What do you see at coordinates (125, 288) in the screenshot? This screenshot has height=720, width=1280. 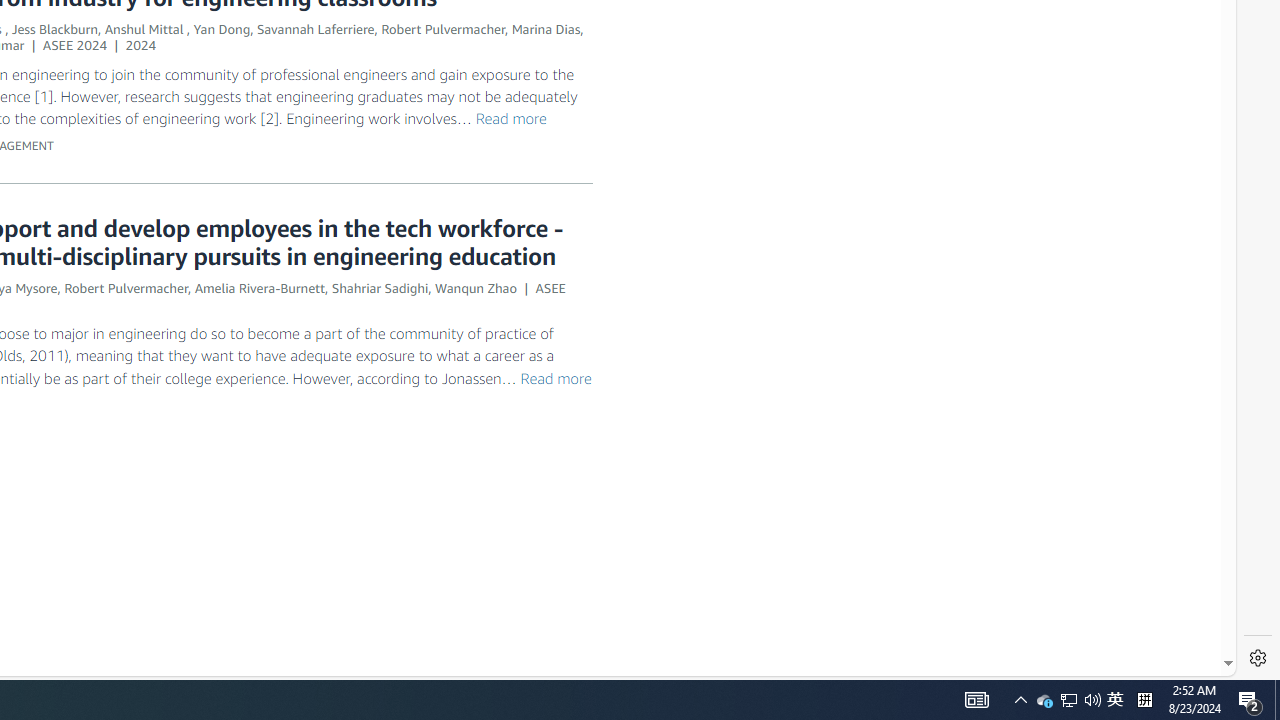 I see `'Robert Pulvermacher'` at bounding box center [125, 288].